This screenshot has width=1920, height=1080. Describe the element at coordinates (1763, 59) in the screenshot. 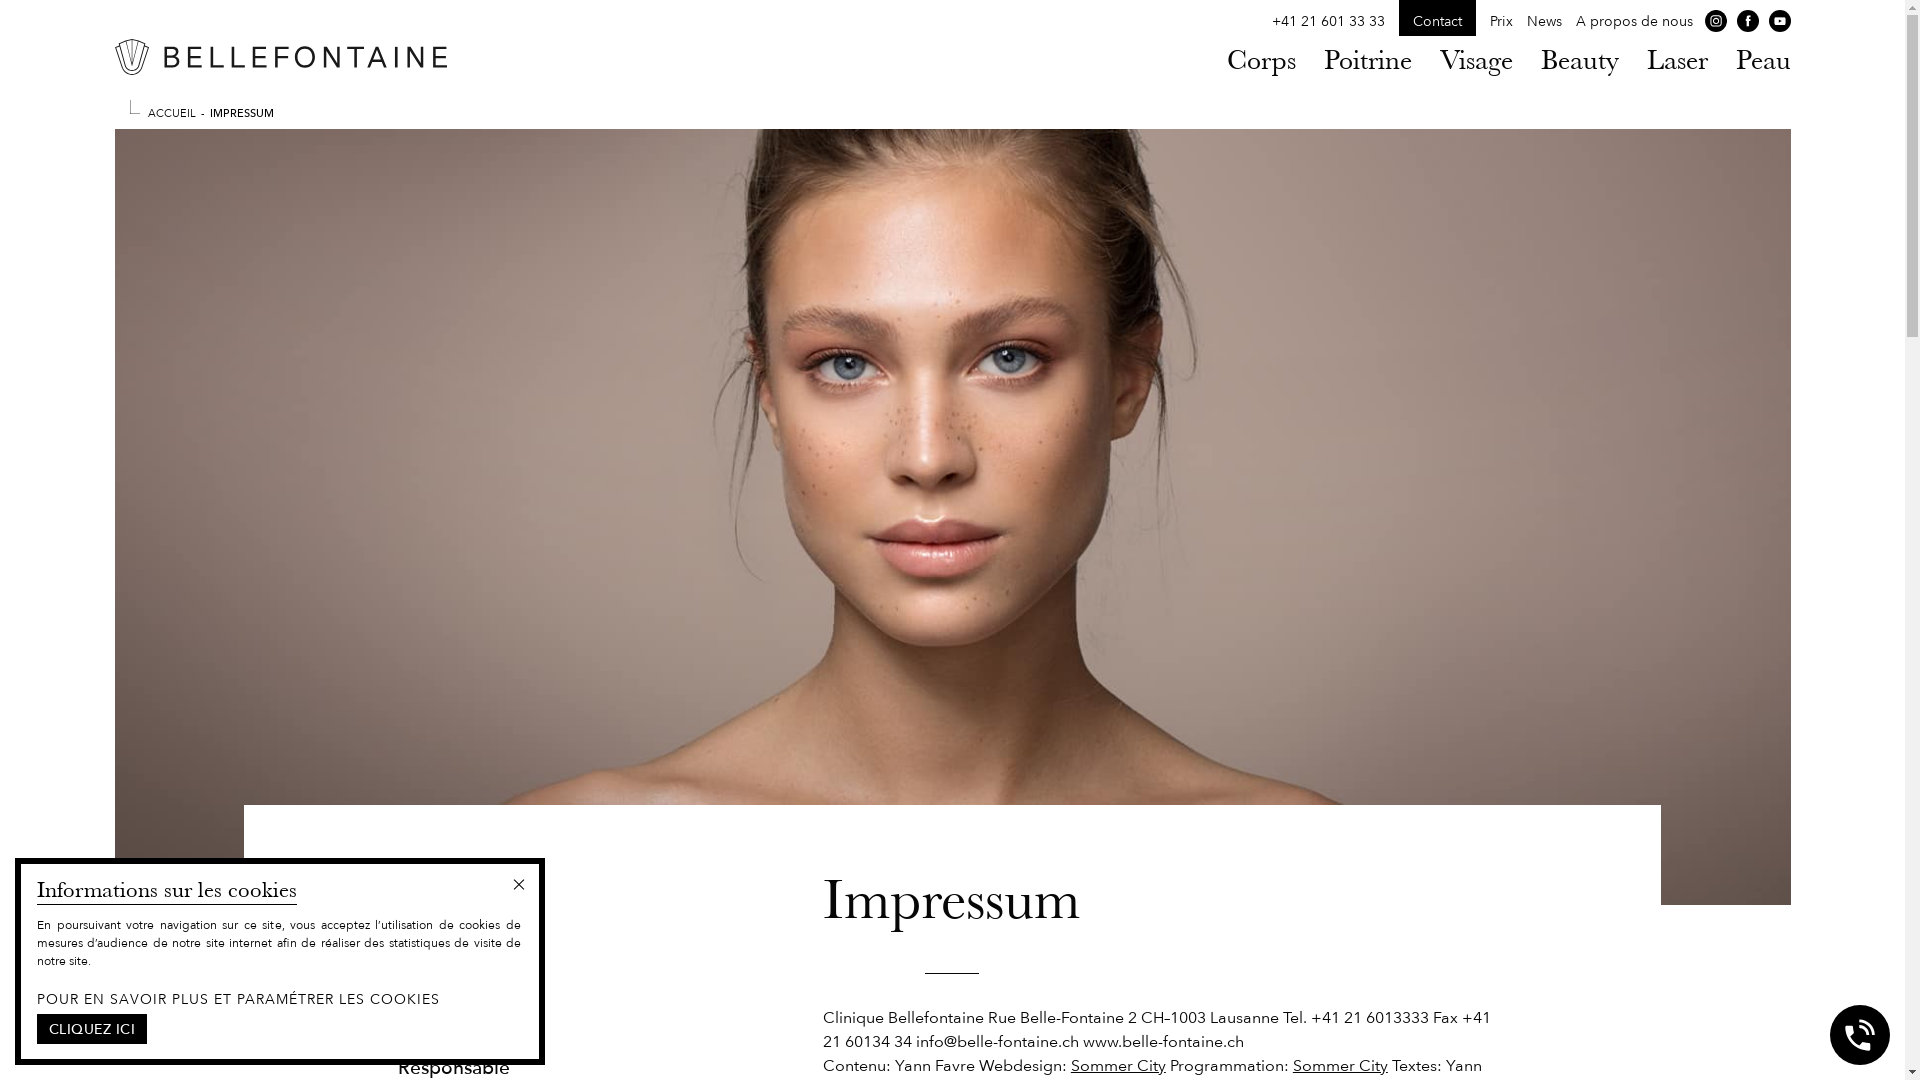

I see `'Peau'` at that location.